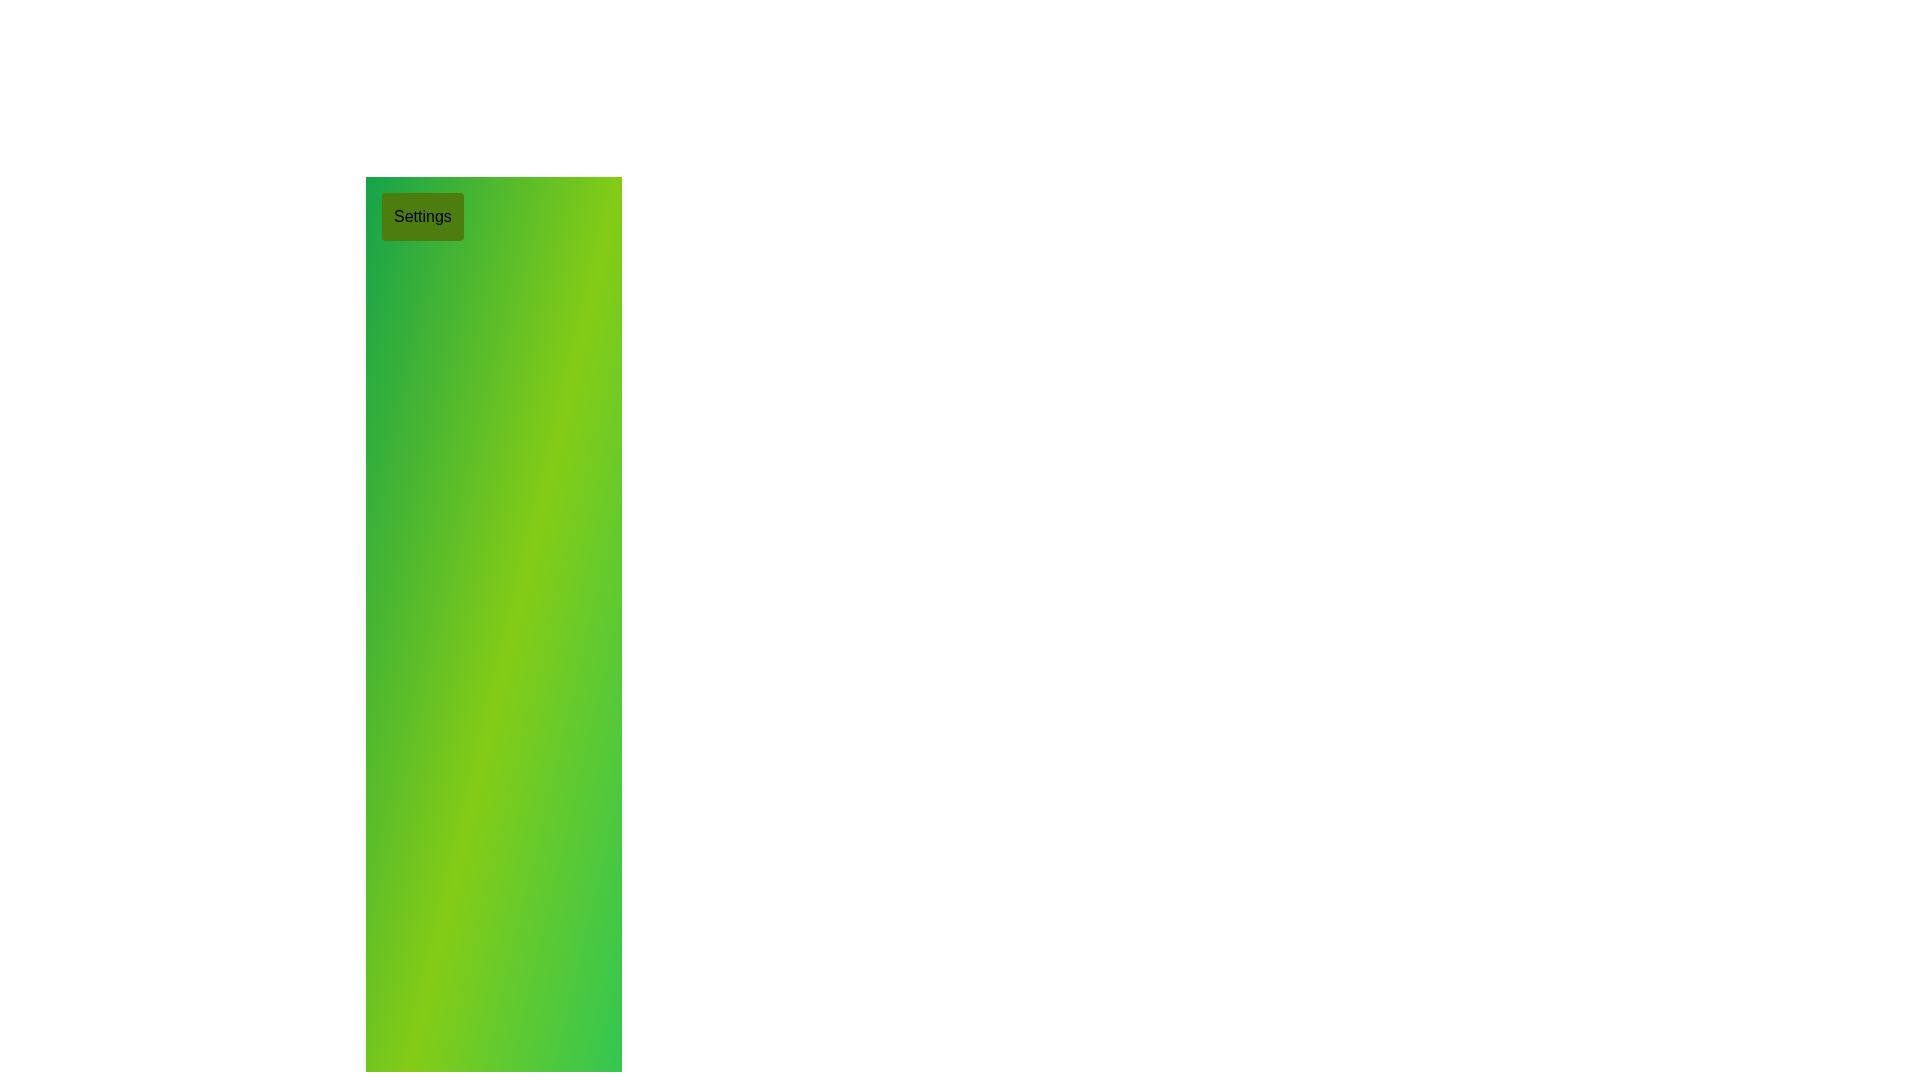 This screenshot has height=1080, width=1920. What do you see at coordinates (421, 216) in the screenshot?
I see `the interactive settings button located near the top-left of the interface for keyboard navigation` at bounding box center [421, 216].